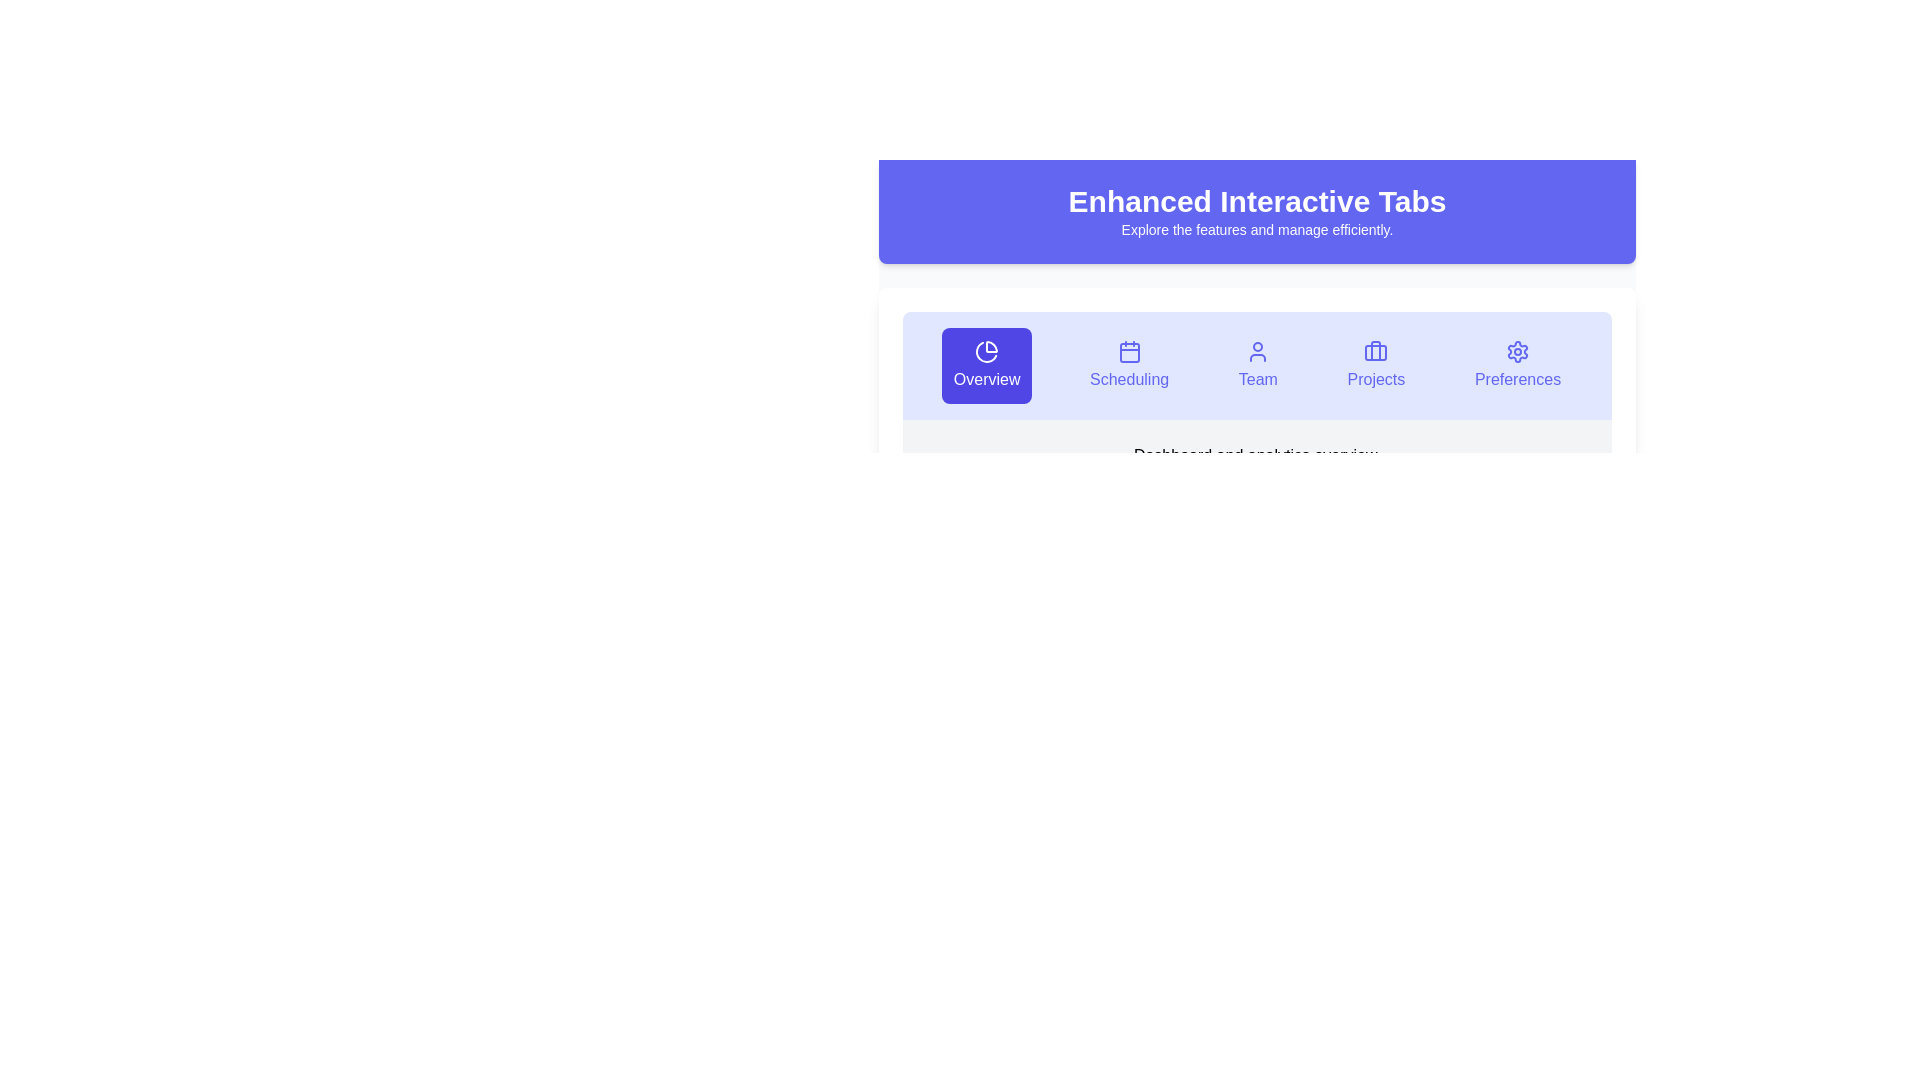 This screenshot has width=1920, height=1080. Describe the element at coordinates (1375, 352) in the screenshot. I see `the rectangular graphical UI component resembling a suitcase in the 'Projects' section of the navigation bar to identify the icon` at that location.